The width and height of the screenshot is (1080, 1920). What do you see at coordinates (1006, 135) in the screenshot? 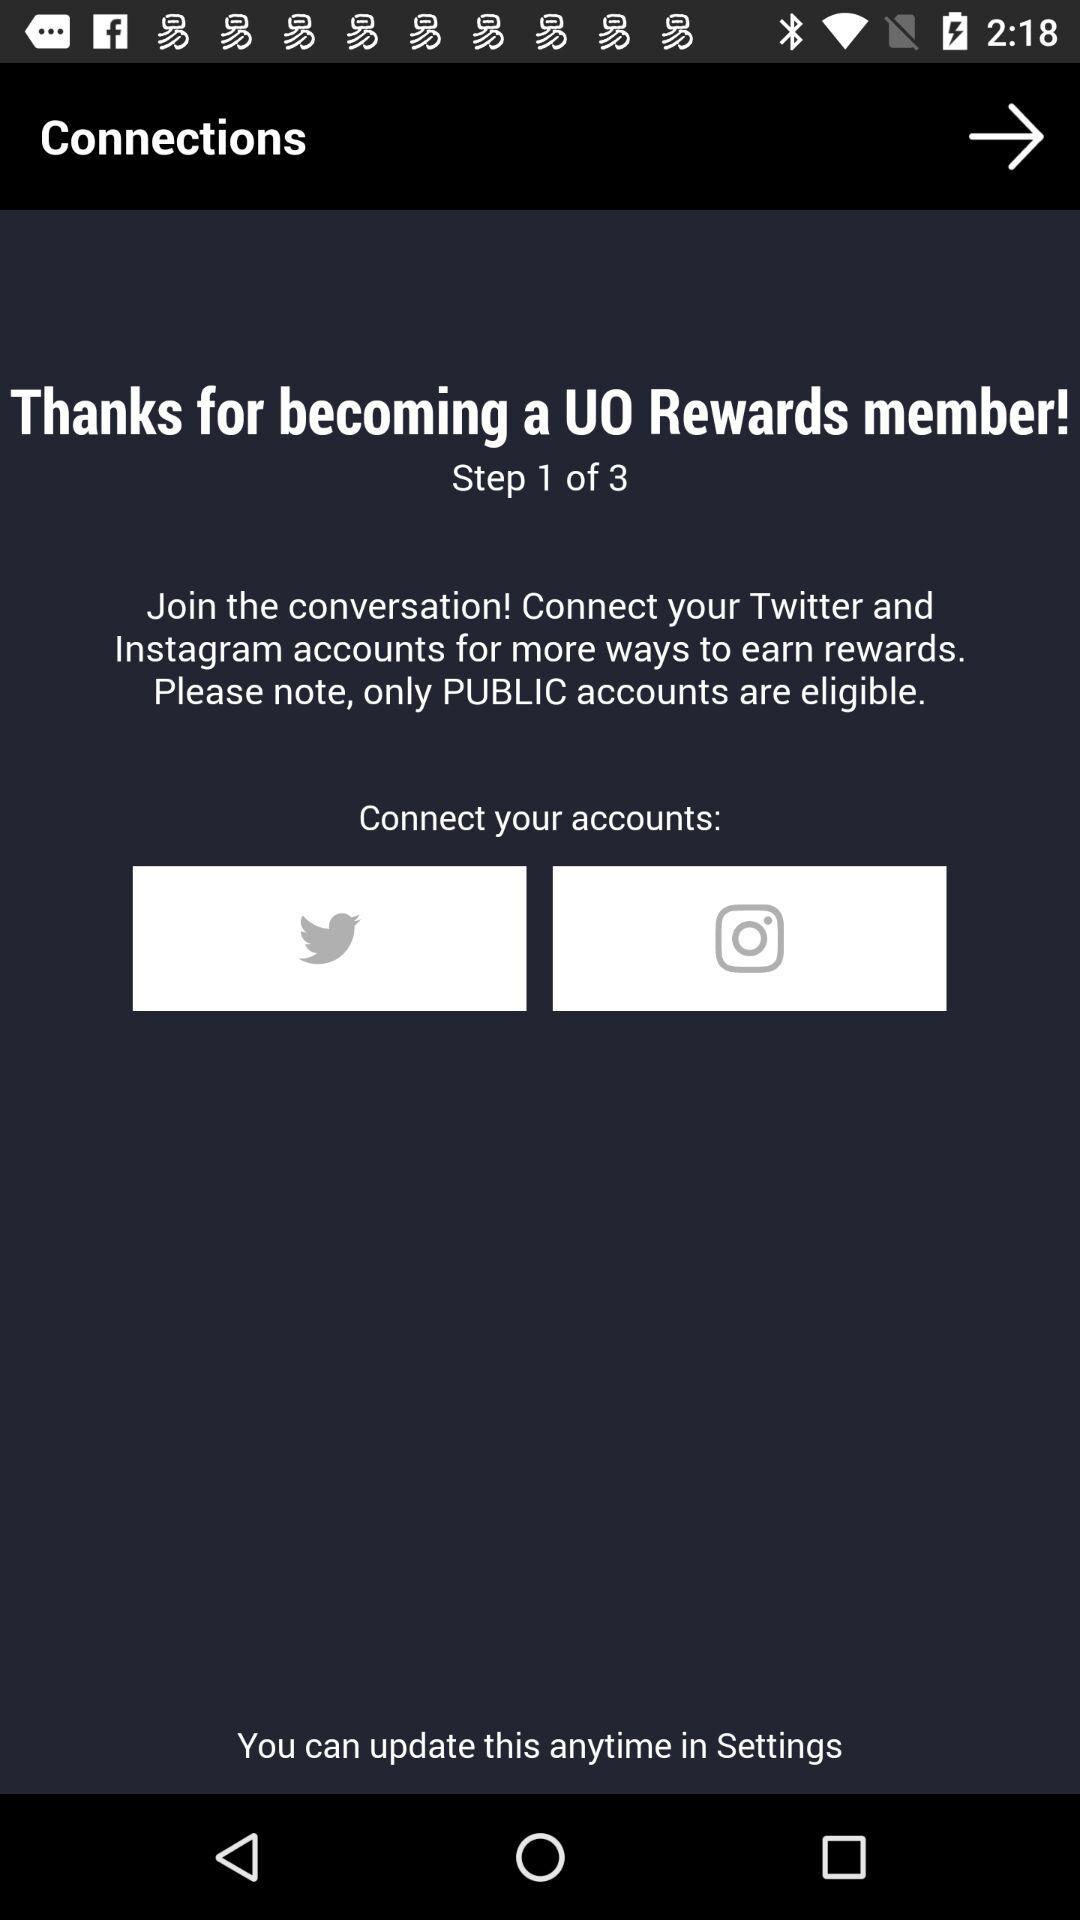
I see `icon above thanks for becoming` at bounding box center [1006, 135].